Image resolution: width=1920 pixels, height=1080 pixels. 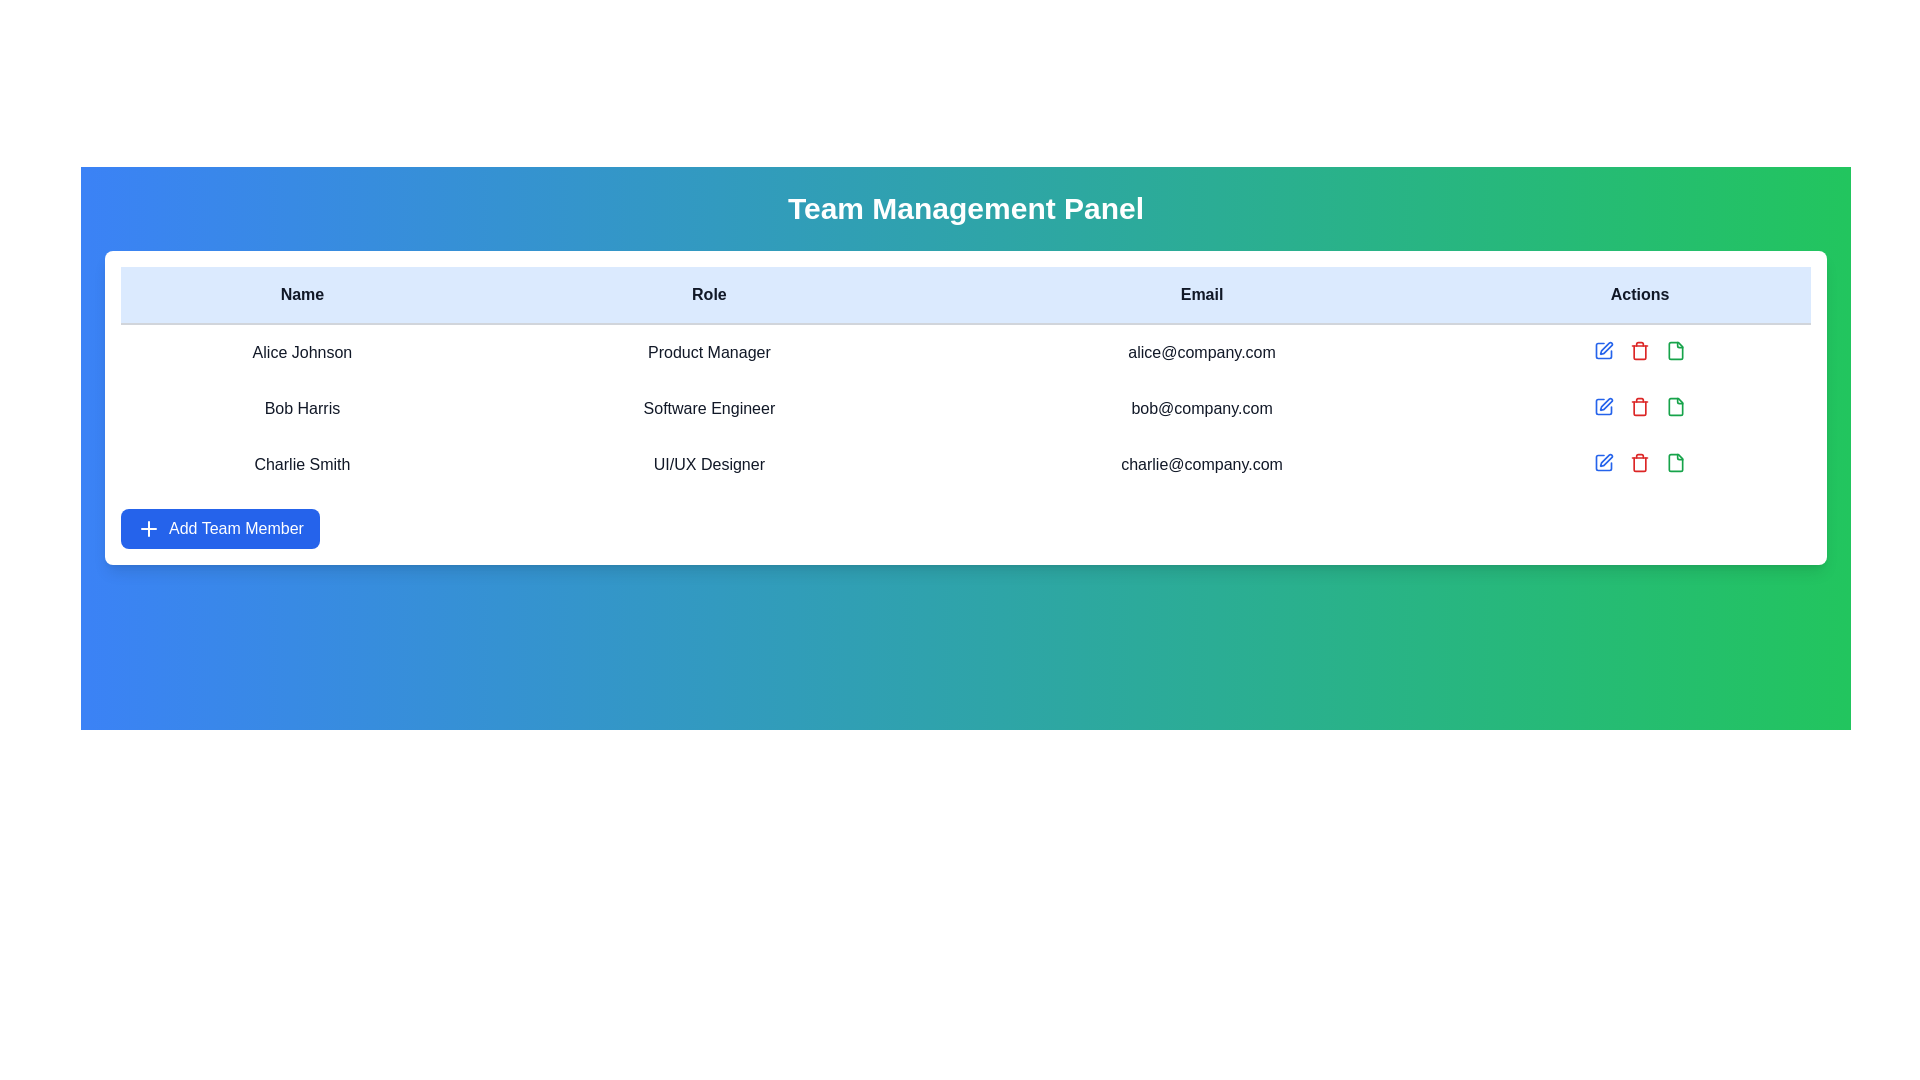 What do you see at coordinates (1606, 460) in the screenshot?
I see `the editing button for the row corresponding to Charlie Smith to initiate the editing action` at bounding box center [1606, 460].